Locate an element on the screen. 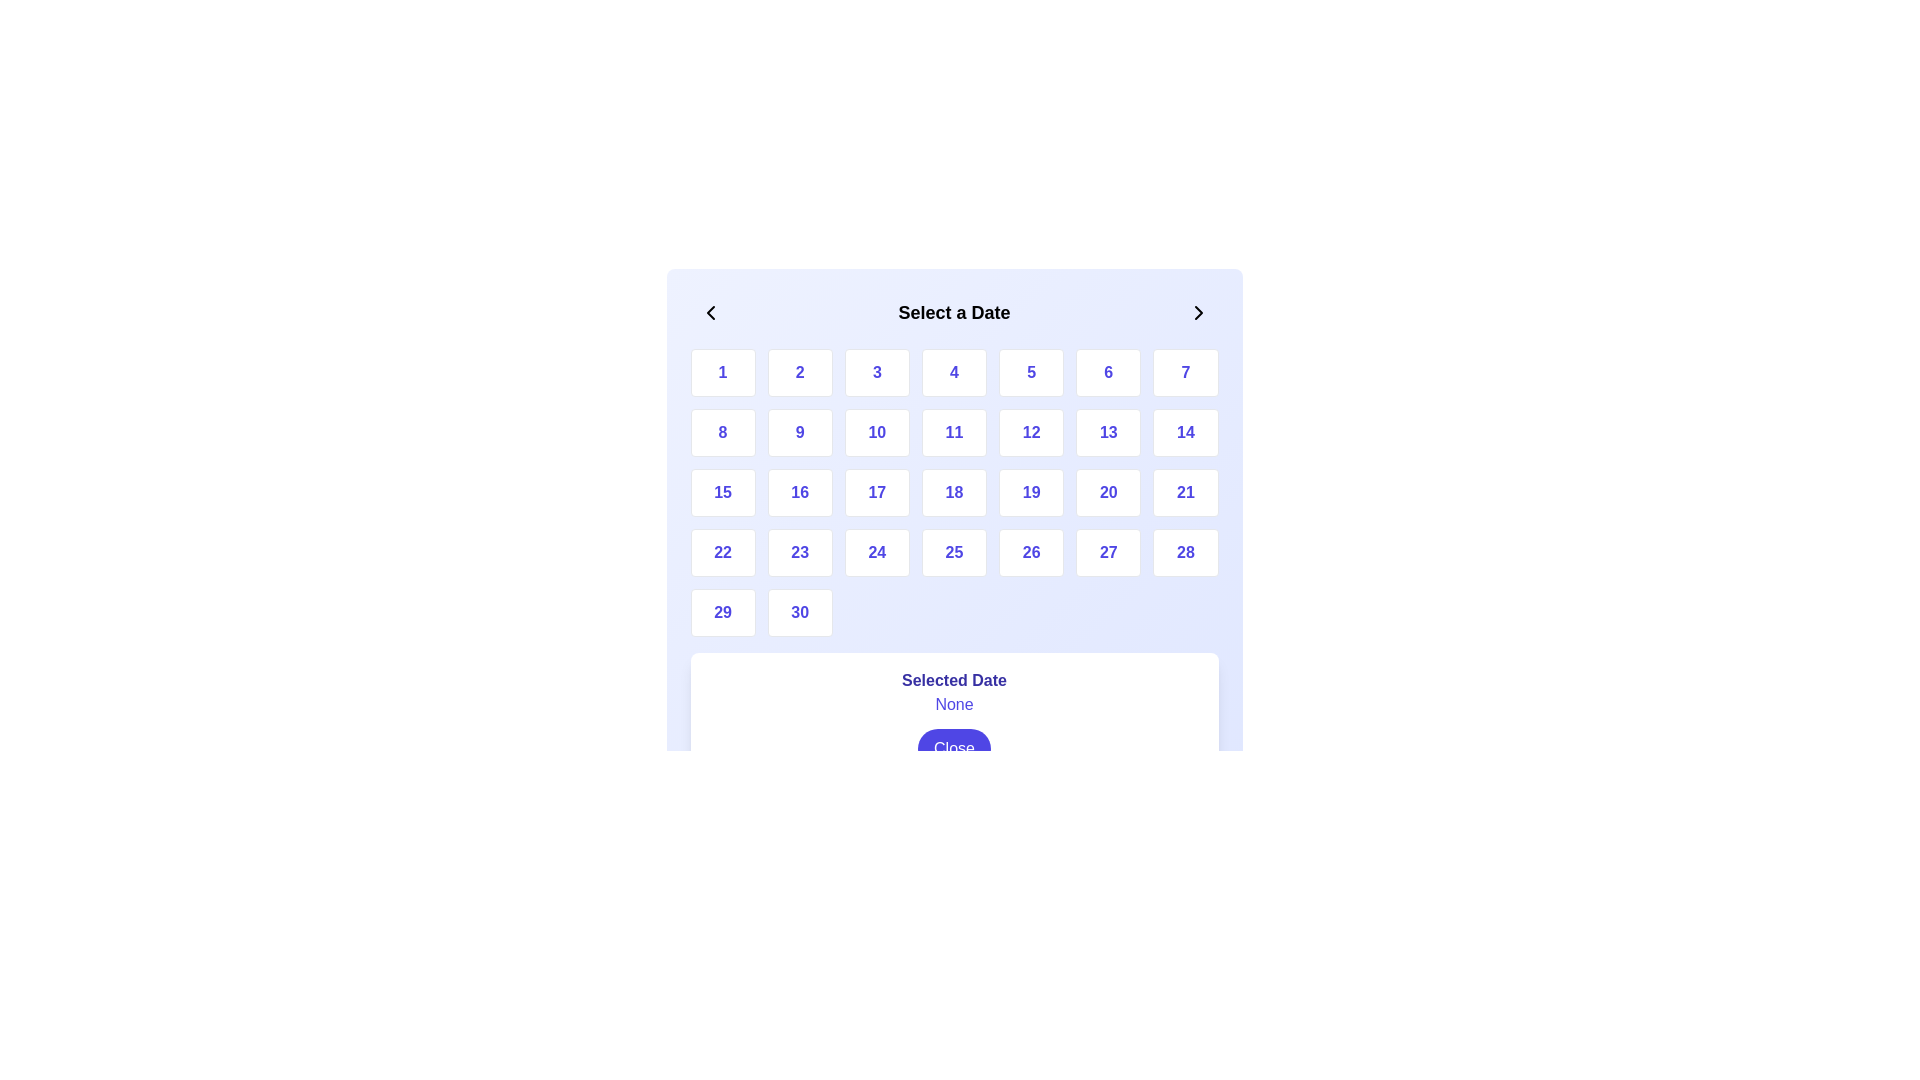 Image resolution: width=1920 pixels, height=1080 pixels. any number in the date selection grid located within the 'Select a Date' modal is located at coordinates (953, 493).